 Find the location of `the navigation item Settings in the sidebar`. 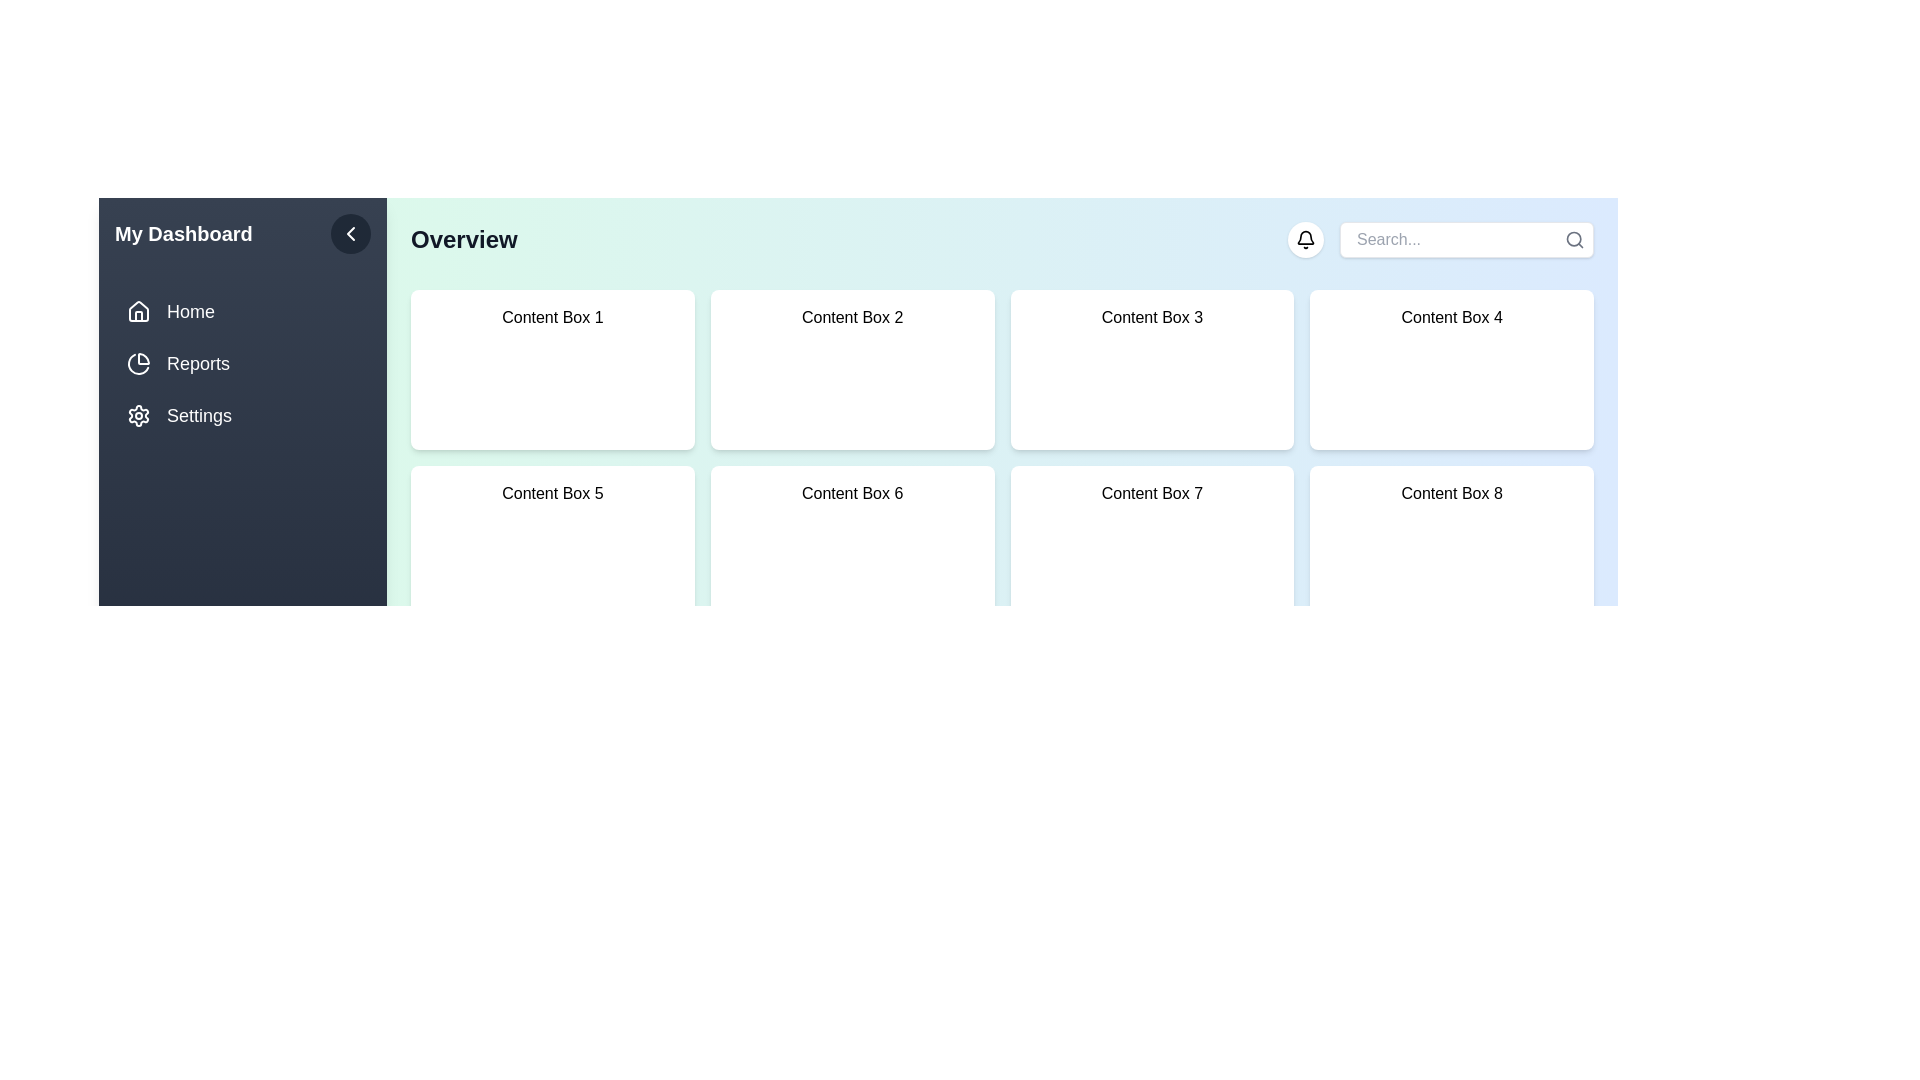

the navigation item Settings in the sidebar is located at coordinates (242, 415).